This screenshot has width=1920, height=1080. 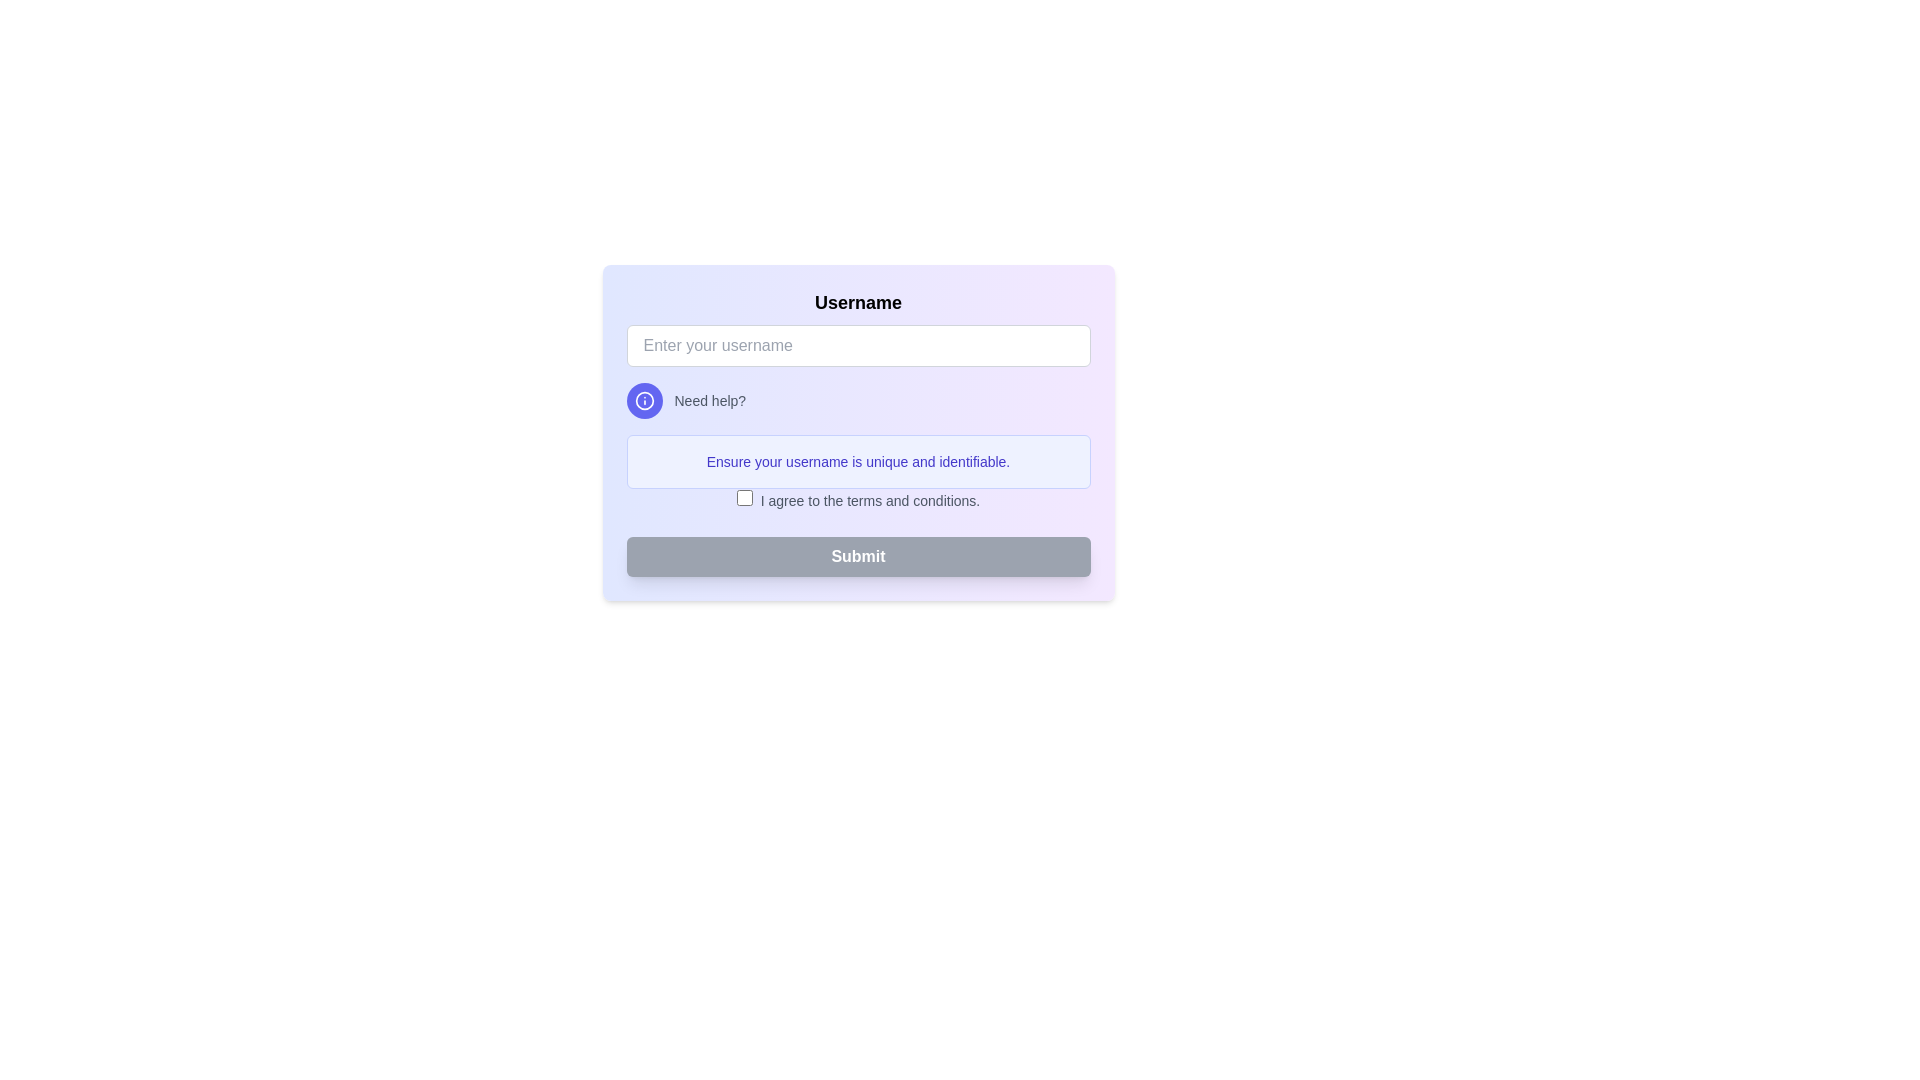 What do you see at coordinates (858, 303) in the screenshot?
I see `the label indicating the purpose of the adjacent username input field, which is located at the top of the form section` at bounding box center [858, 303].